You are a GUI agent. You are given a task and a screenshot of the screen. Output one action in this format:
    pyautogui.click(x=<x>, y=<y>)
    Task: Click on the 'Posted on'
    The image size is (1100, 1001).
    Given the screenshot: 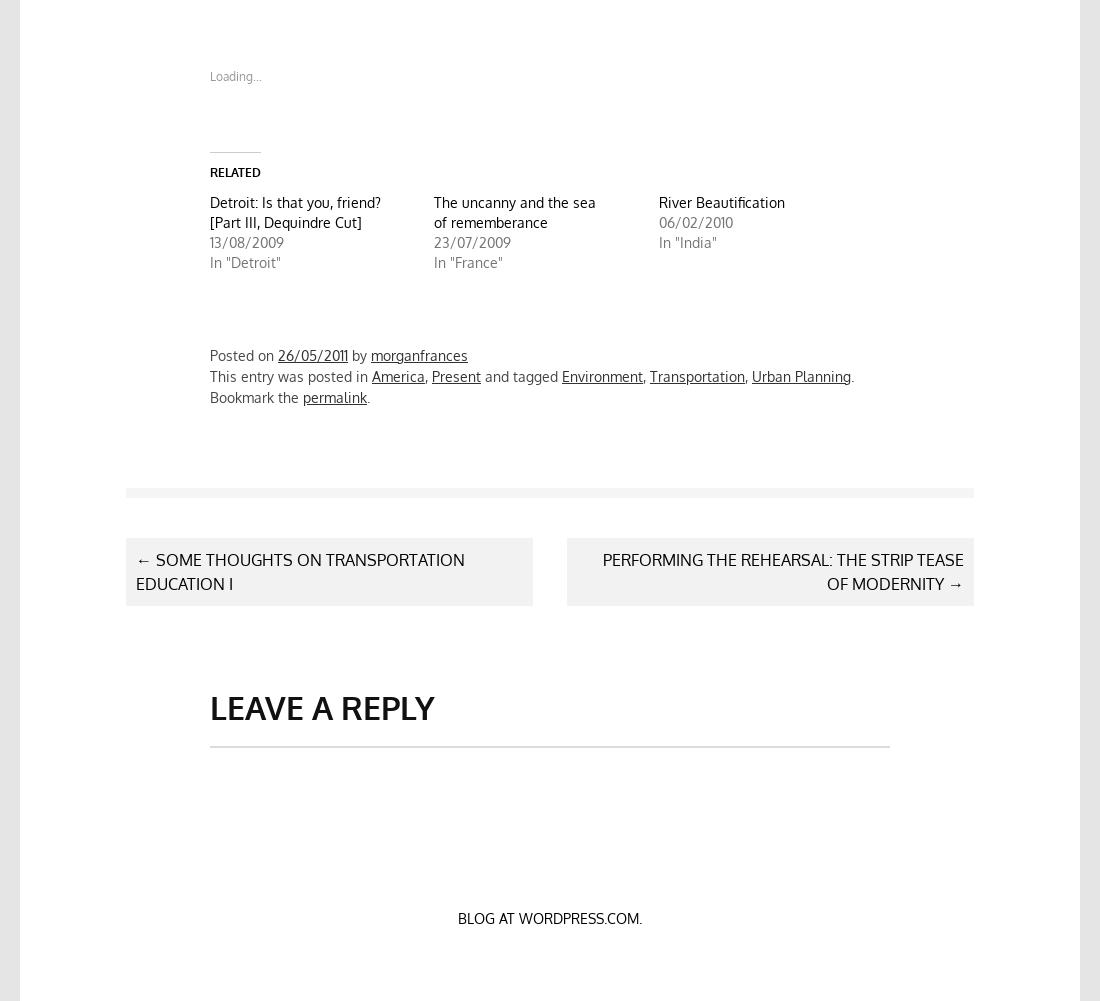 What is the action you would take?
    pyautogui.click(x=243, y=355)
    